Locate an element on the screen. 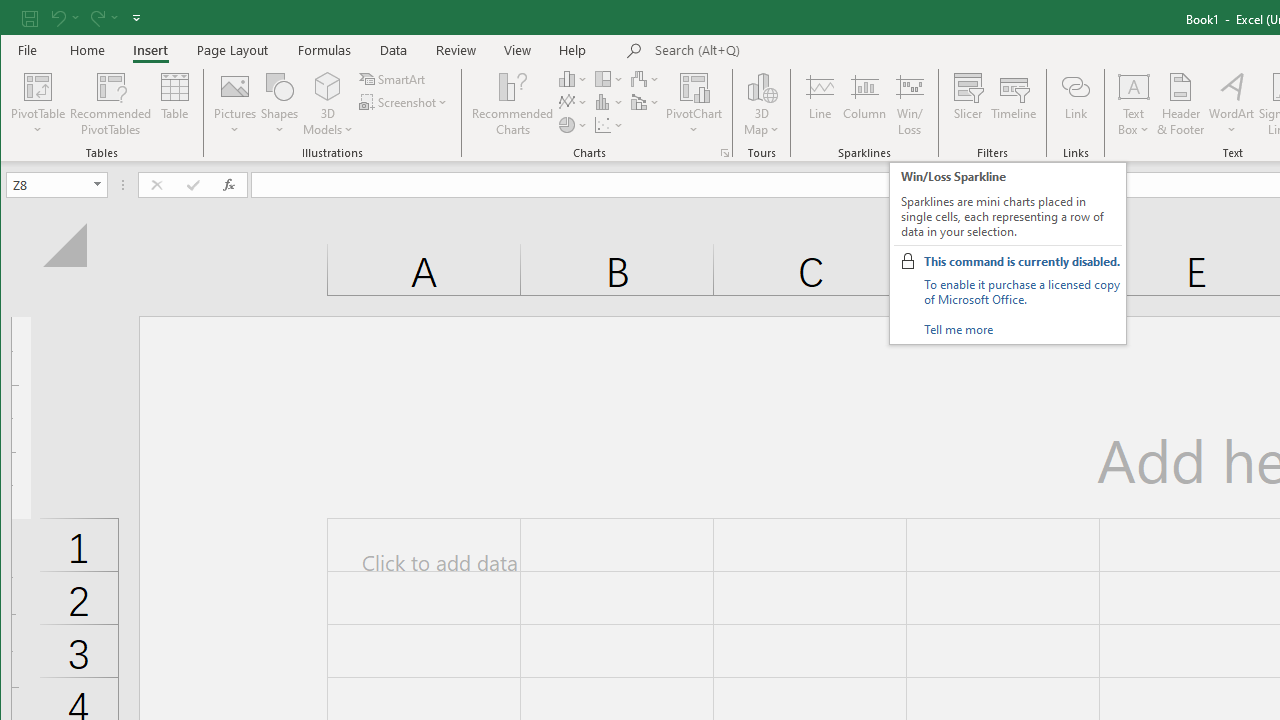  'Insert Waterfall, Funnel, Stock, Surface, or Radar Chart' is located at coordinates (646, 78).